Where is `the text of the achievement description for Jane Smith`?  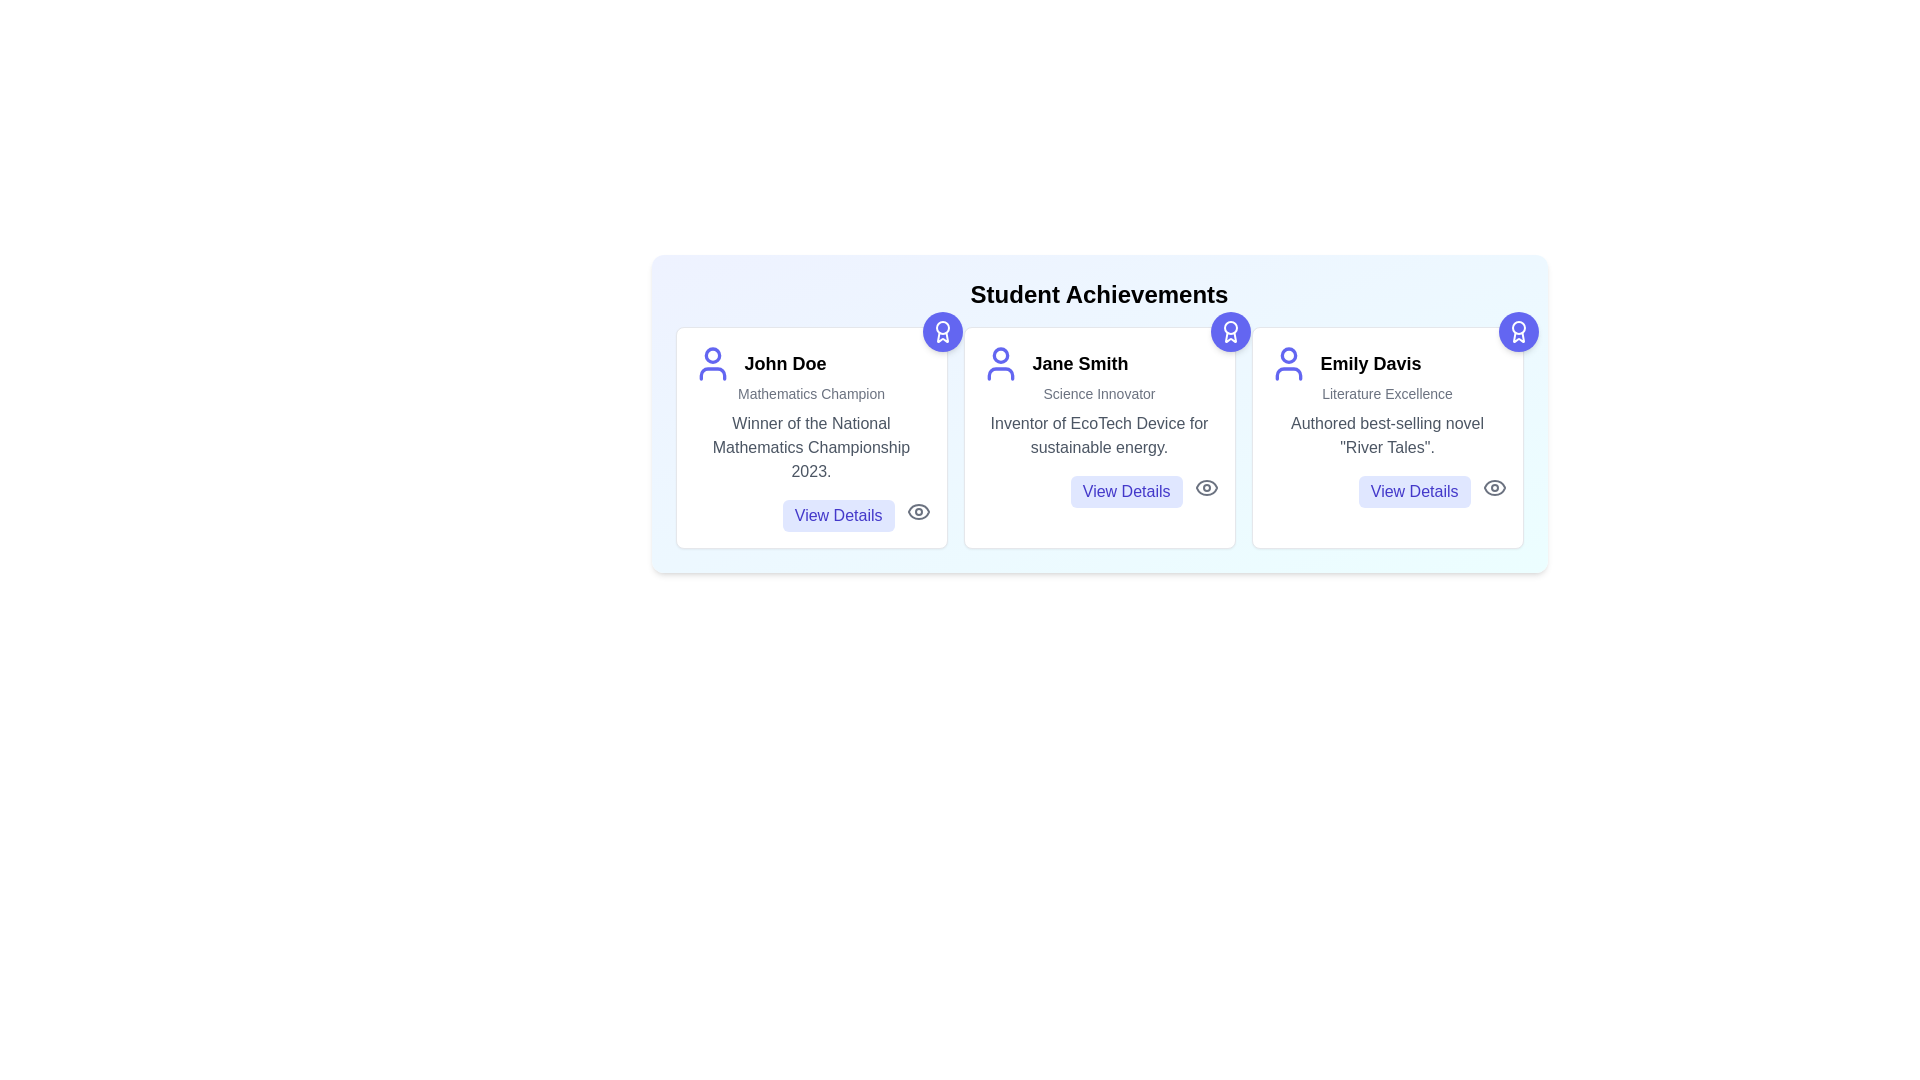 the text of the achievement description for Jane Smith is located at coordinates (1098, 434).